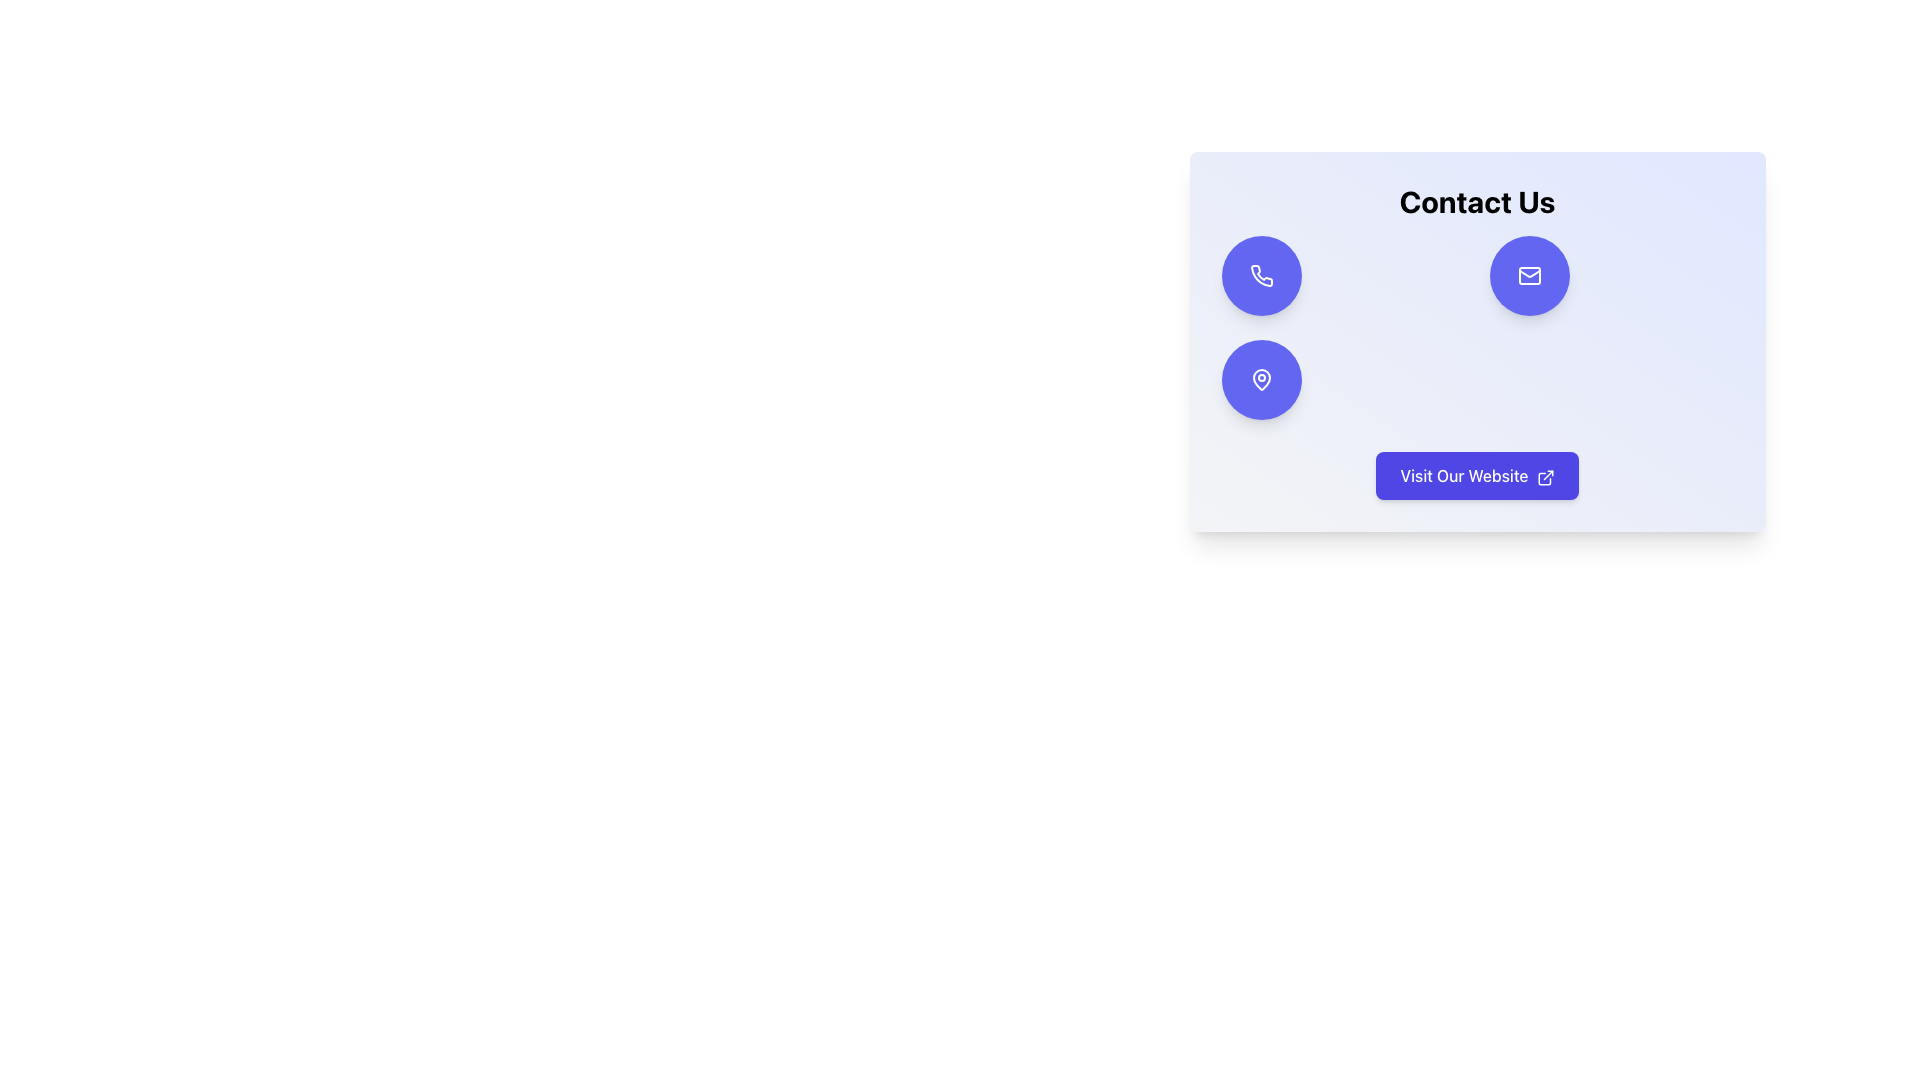  Describe the element at coordinates (1260, 276) in the screenshot. I see `the interactive button located on the leftmost side of the 'Contact Us' section` at that location.